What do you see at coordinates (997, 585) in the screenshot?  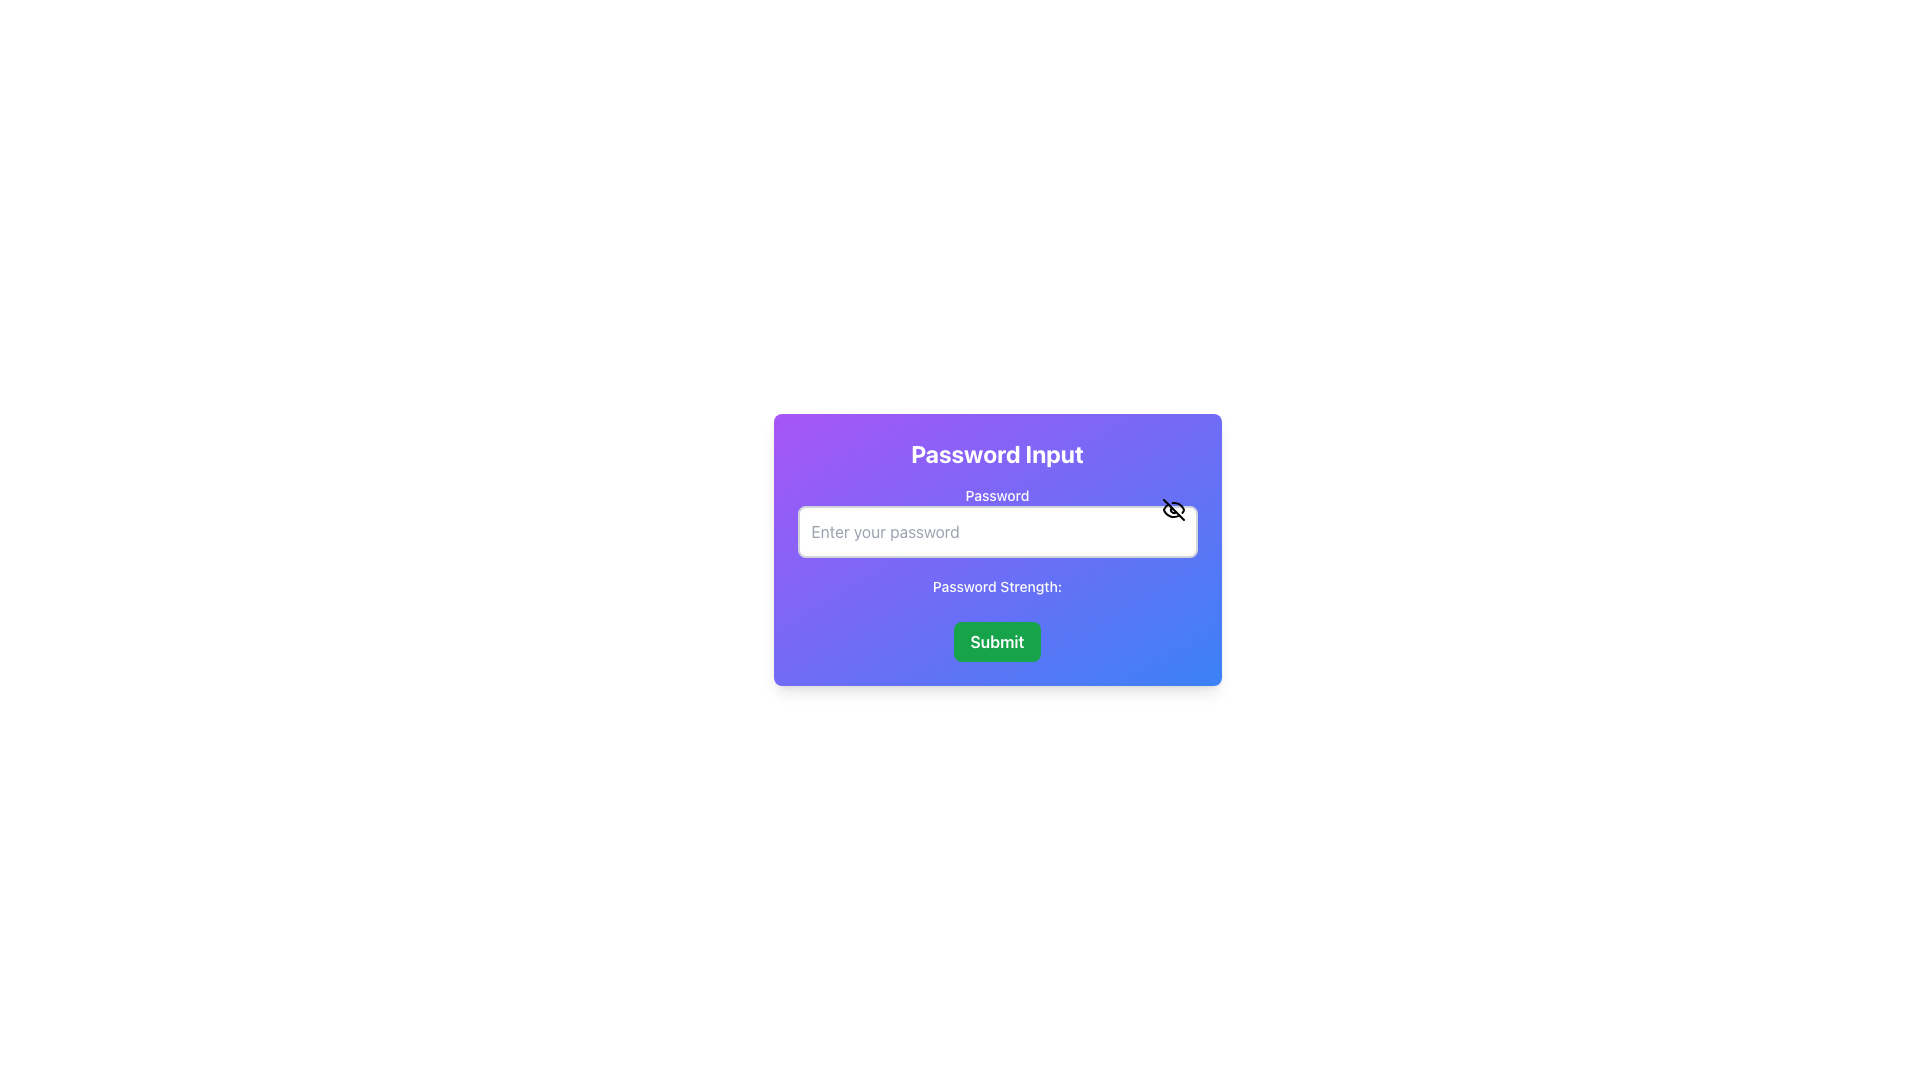 I see `password strength label located beneath the password input field in the 'Password Input' card structure` at bounding box center [997, 585].